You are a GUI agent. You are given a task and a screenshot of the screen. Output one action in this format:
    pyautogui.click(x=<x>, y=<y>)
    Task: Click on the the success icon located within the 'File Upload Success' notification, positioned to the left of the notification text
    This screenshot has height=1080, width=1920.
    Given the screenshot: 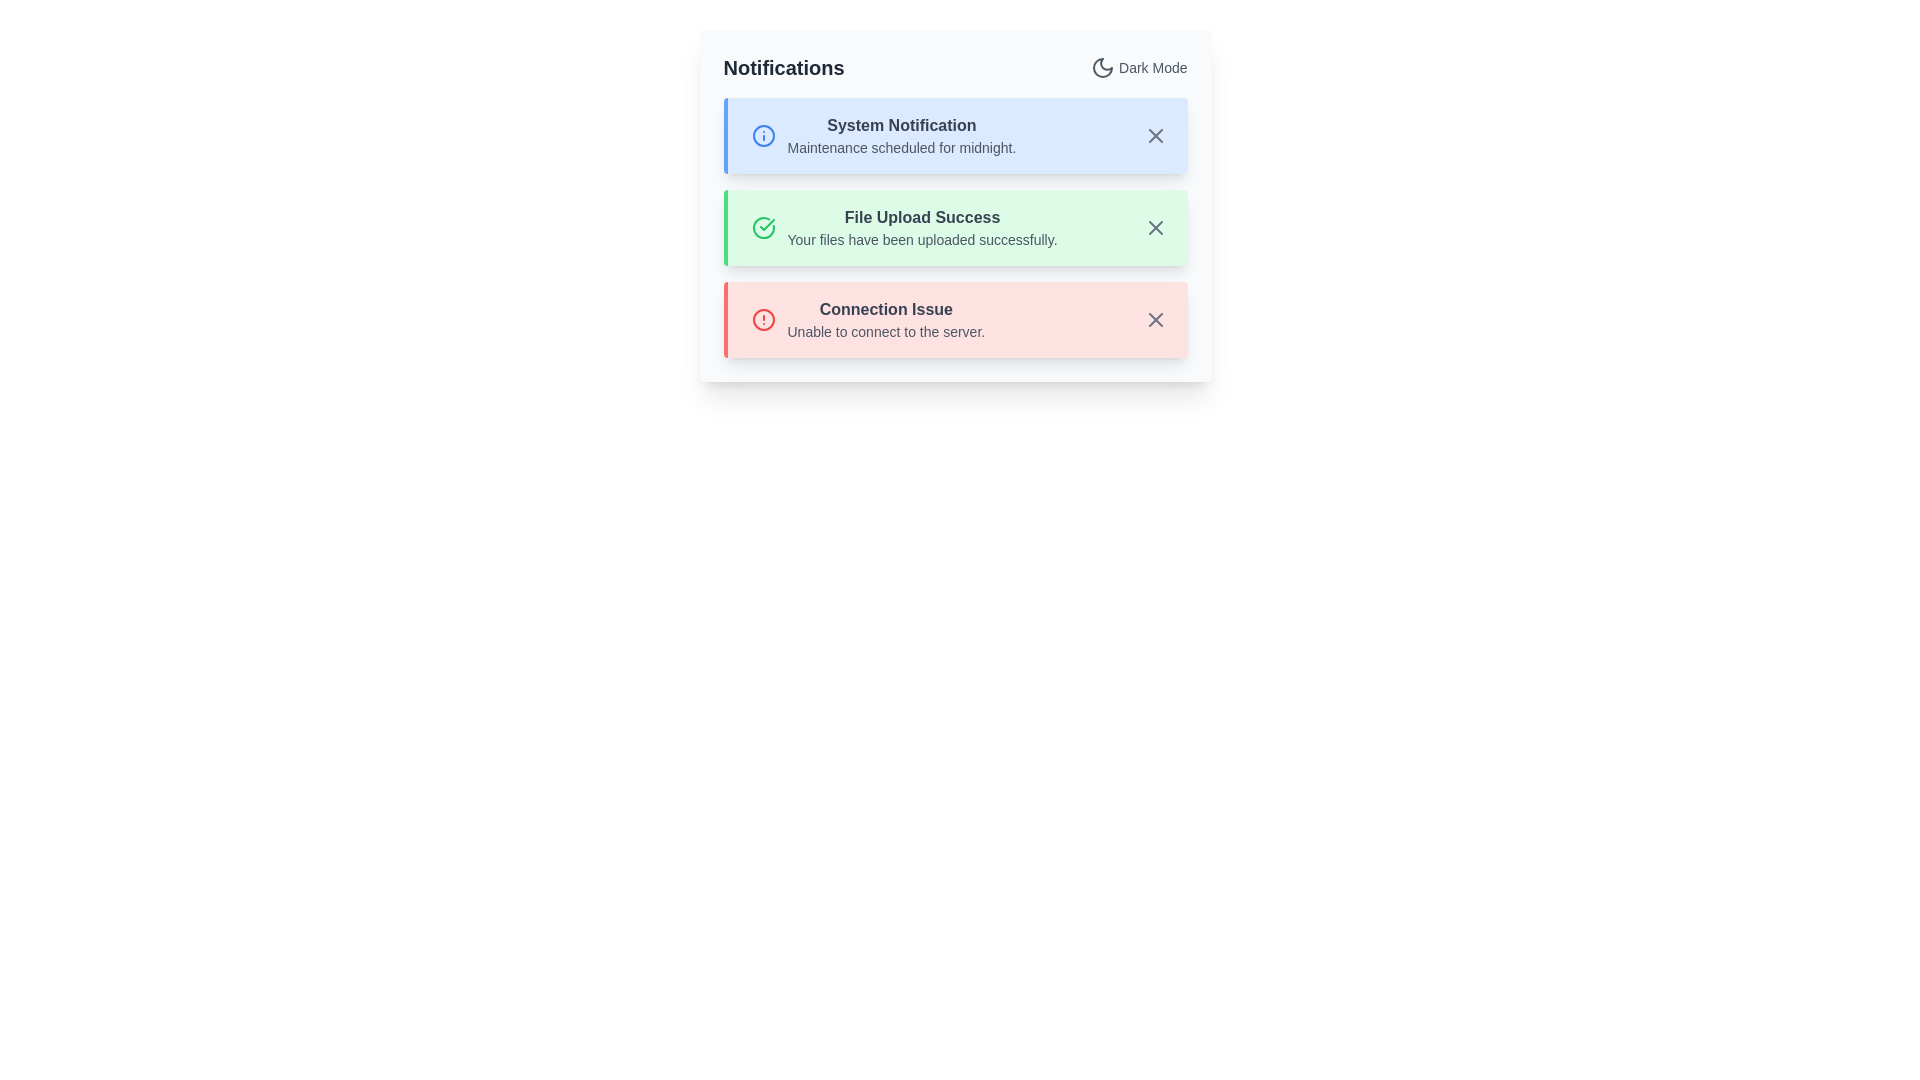 What is the action you would take?
    pyautogui.click(x=762, y=226)
    